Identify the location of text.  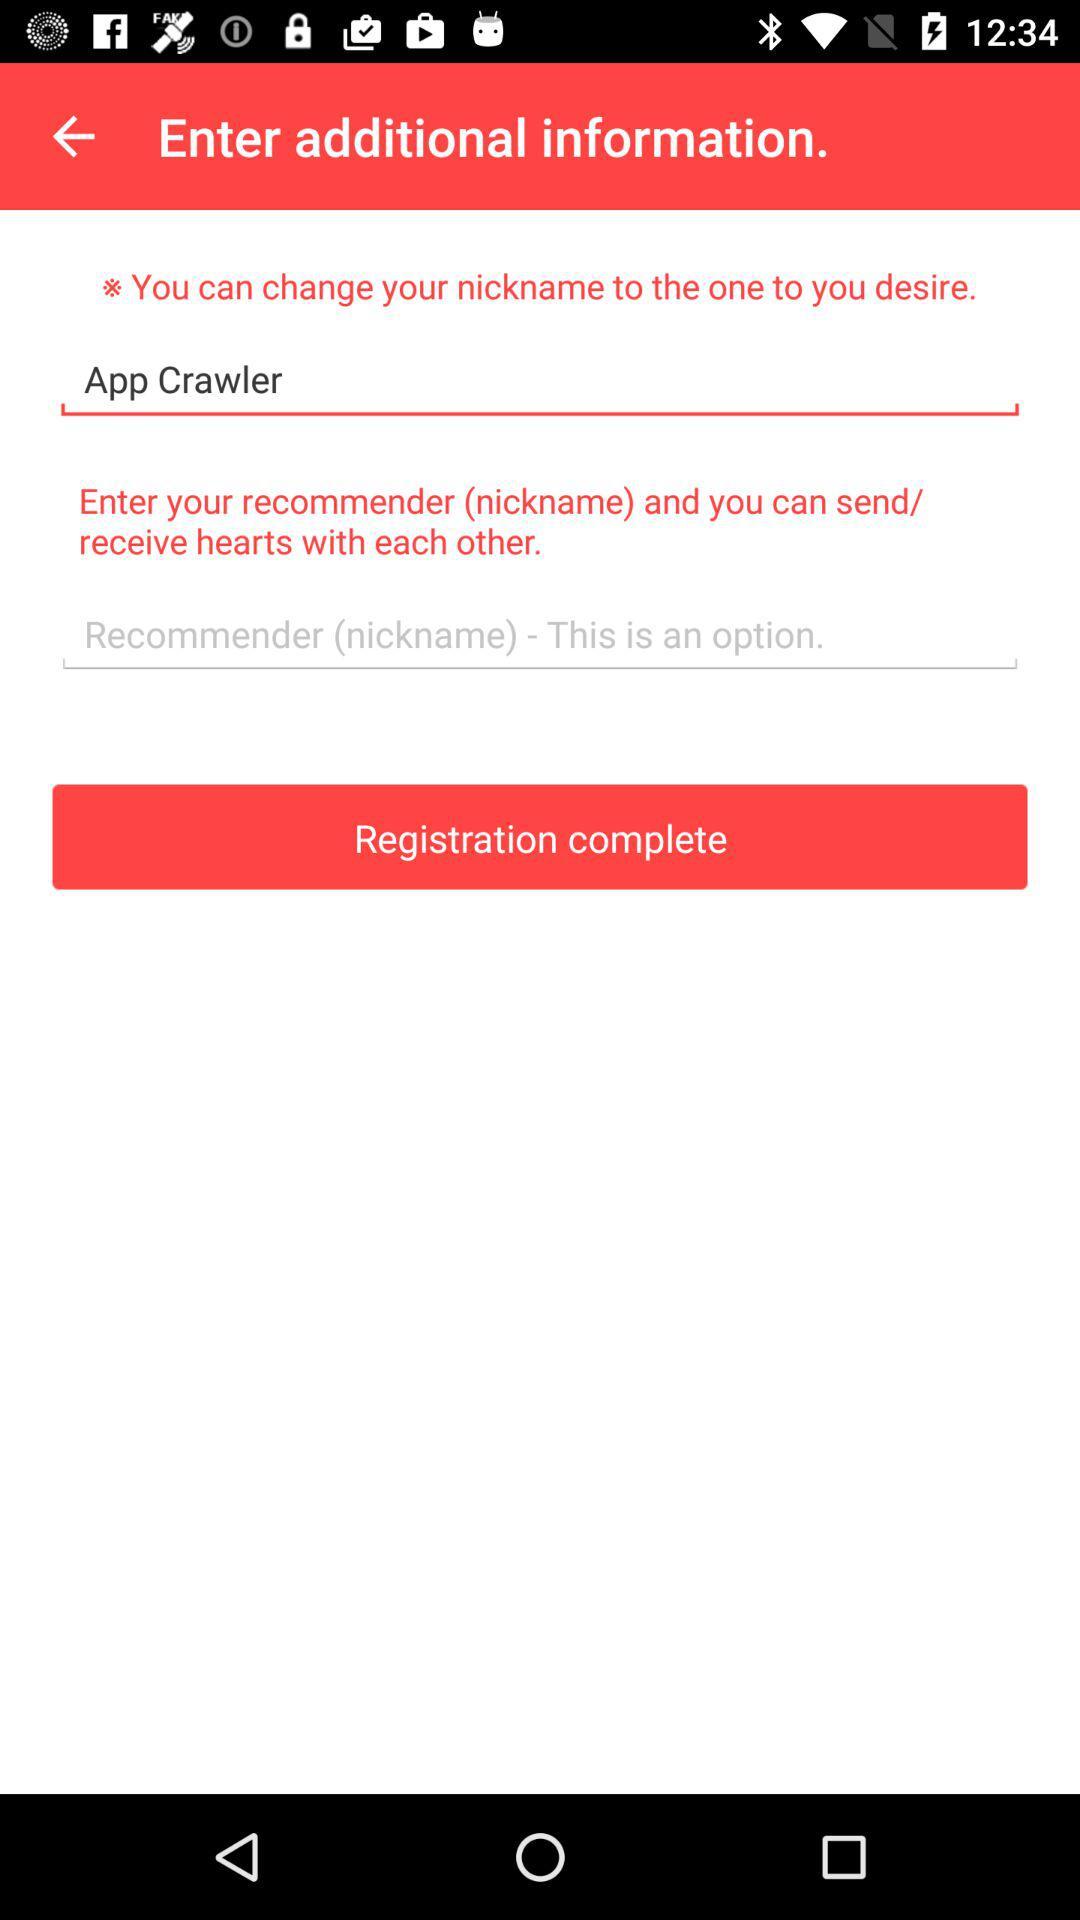
(540, 633).